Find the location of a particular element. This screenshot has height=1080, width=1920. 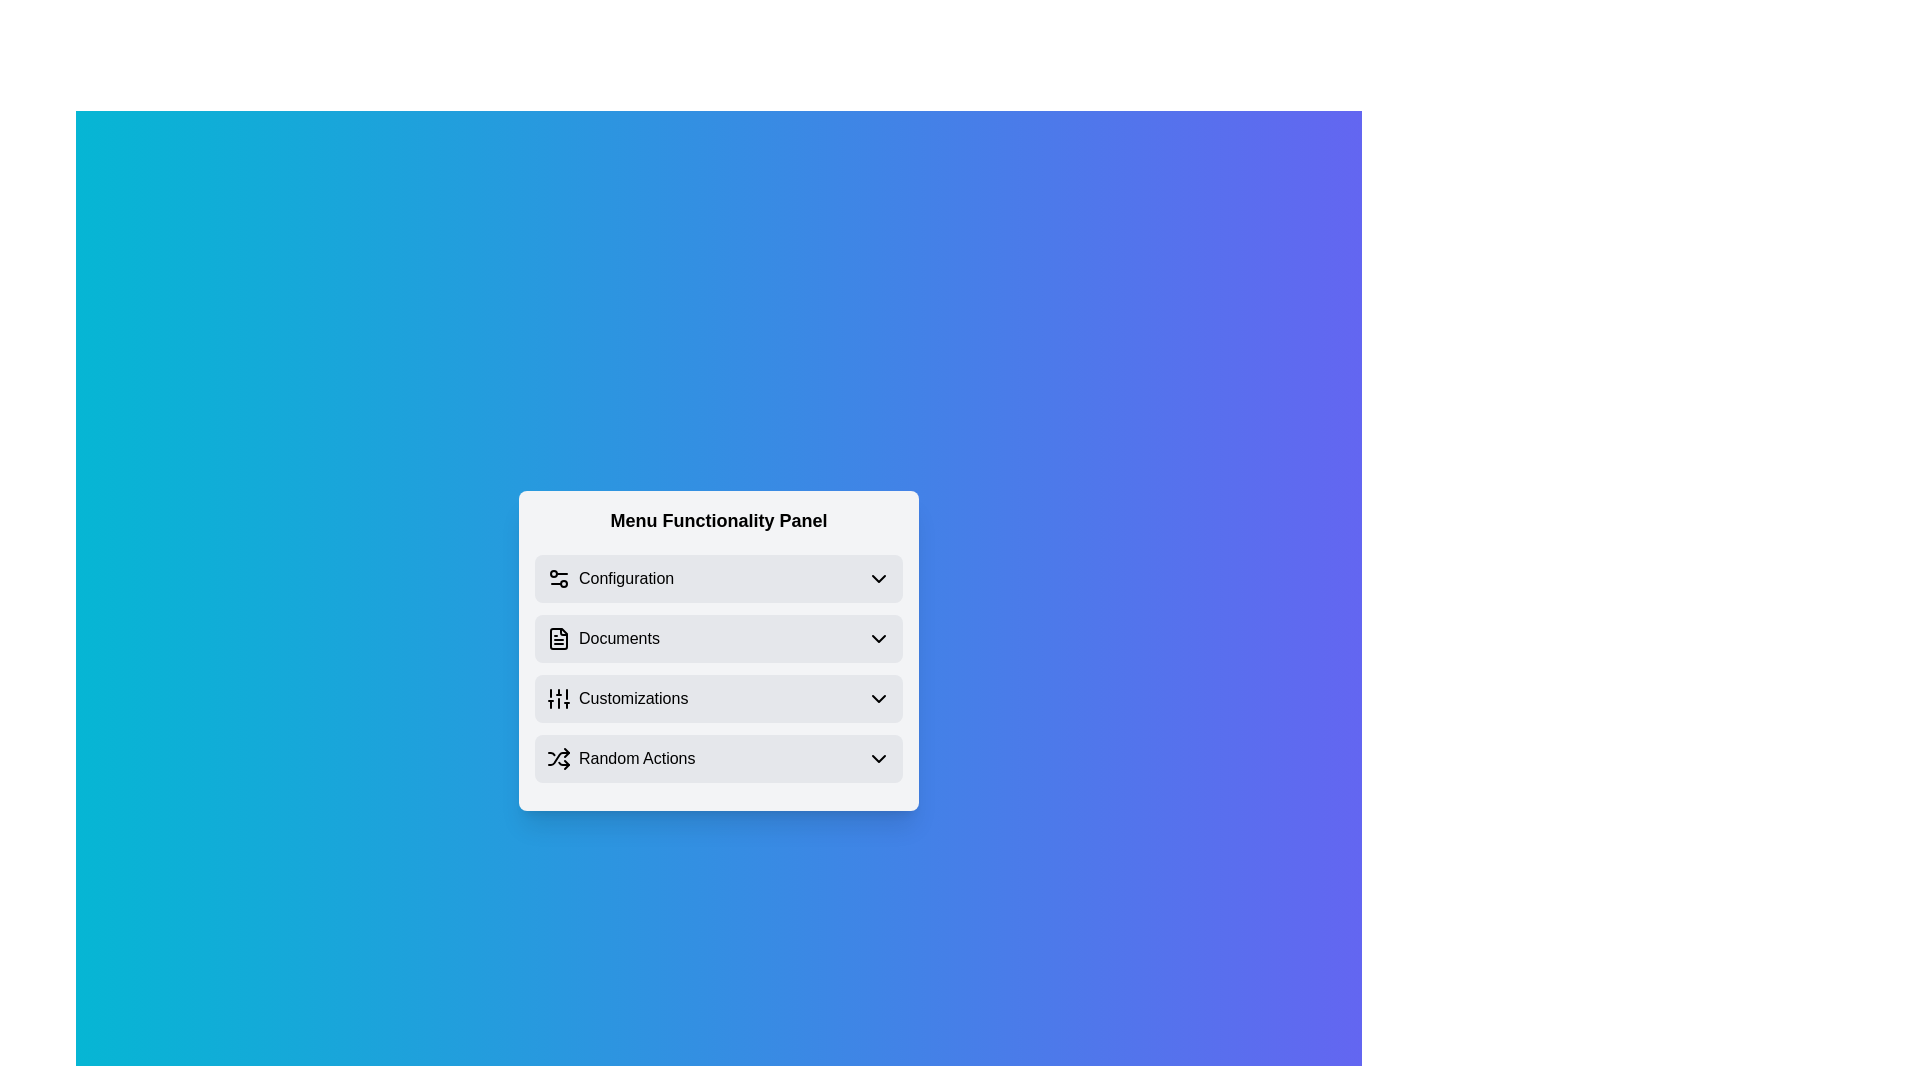

the menu item Configuration to observe its hover effect is located at coordinates (719, 578).